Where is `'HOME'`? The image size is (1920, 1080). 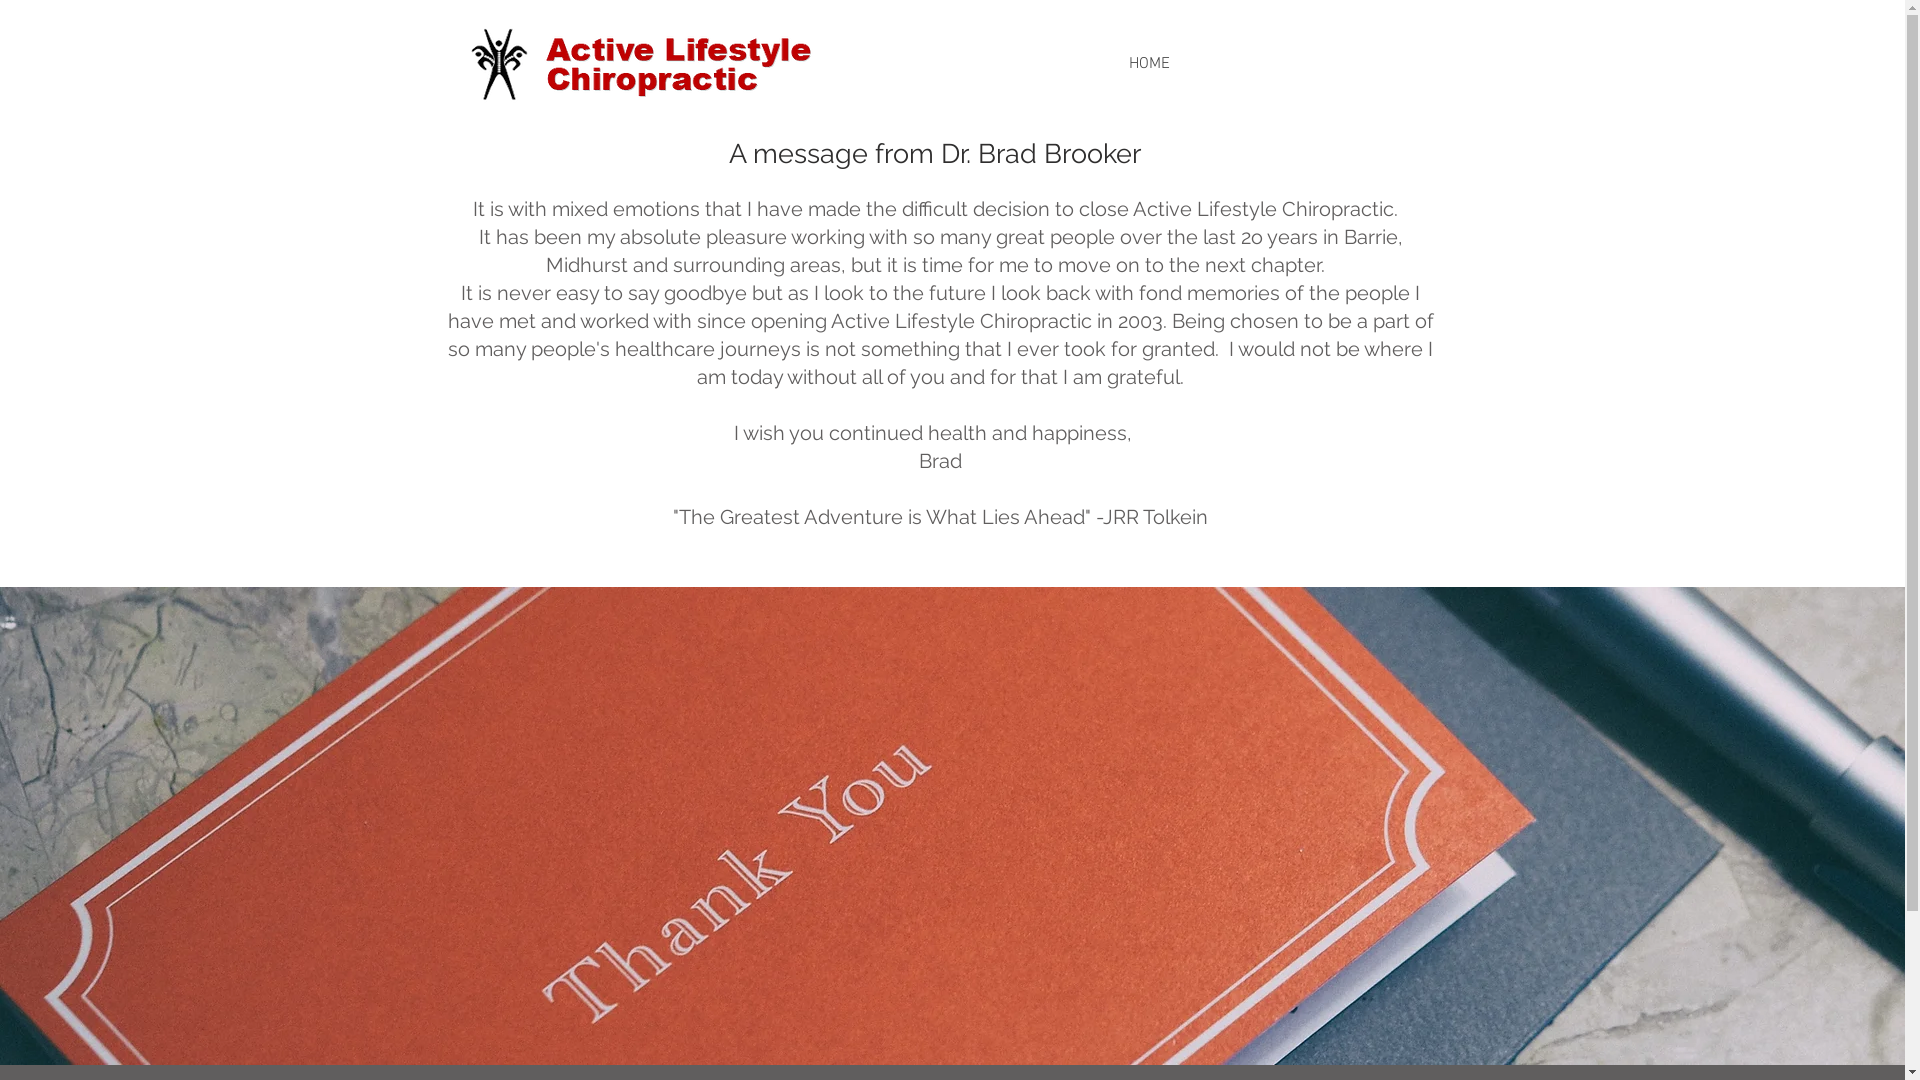 'HOME' is located at coordinates (1148, 63).